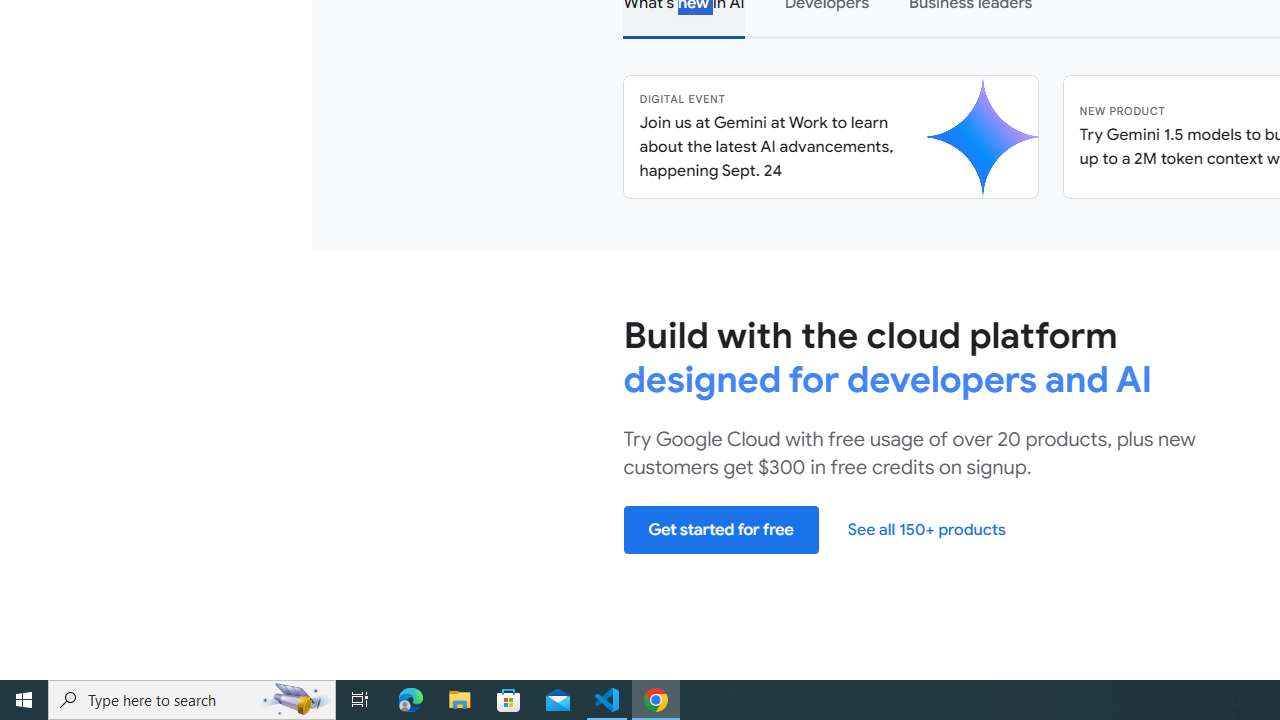 The image size is (1280, 720). Describe the element at coordinates (720, 528) in the screenshot. I see `'Get started for free'` at that location.